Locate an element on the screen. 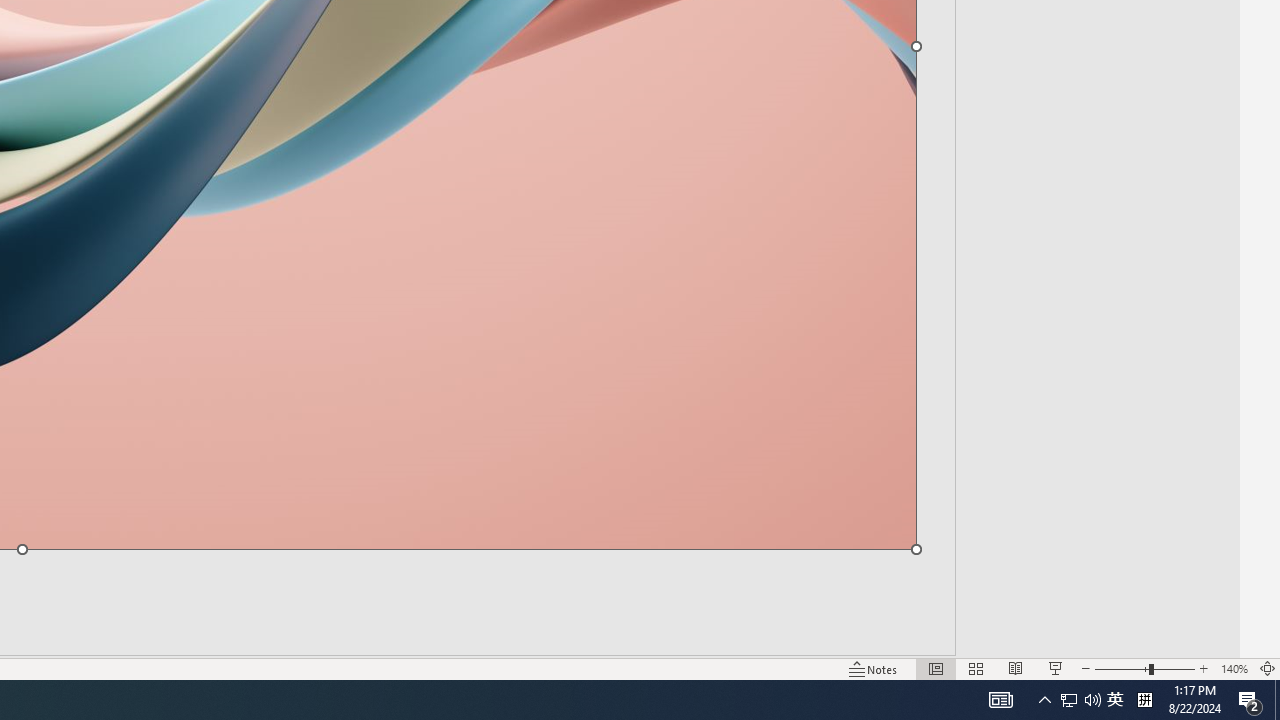  'Zoom 140%' is located at coordinates (1233, 669).